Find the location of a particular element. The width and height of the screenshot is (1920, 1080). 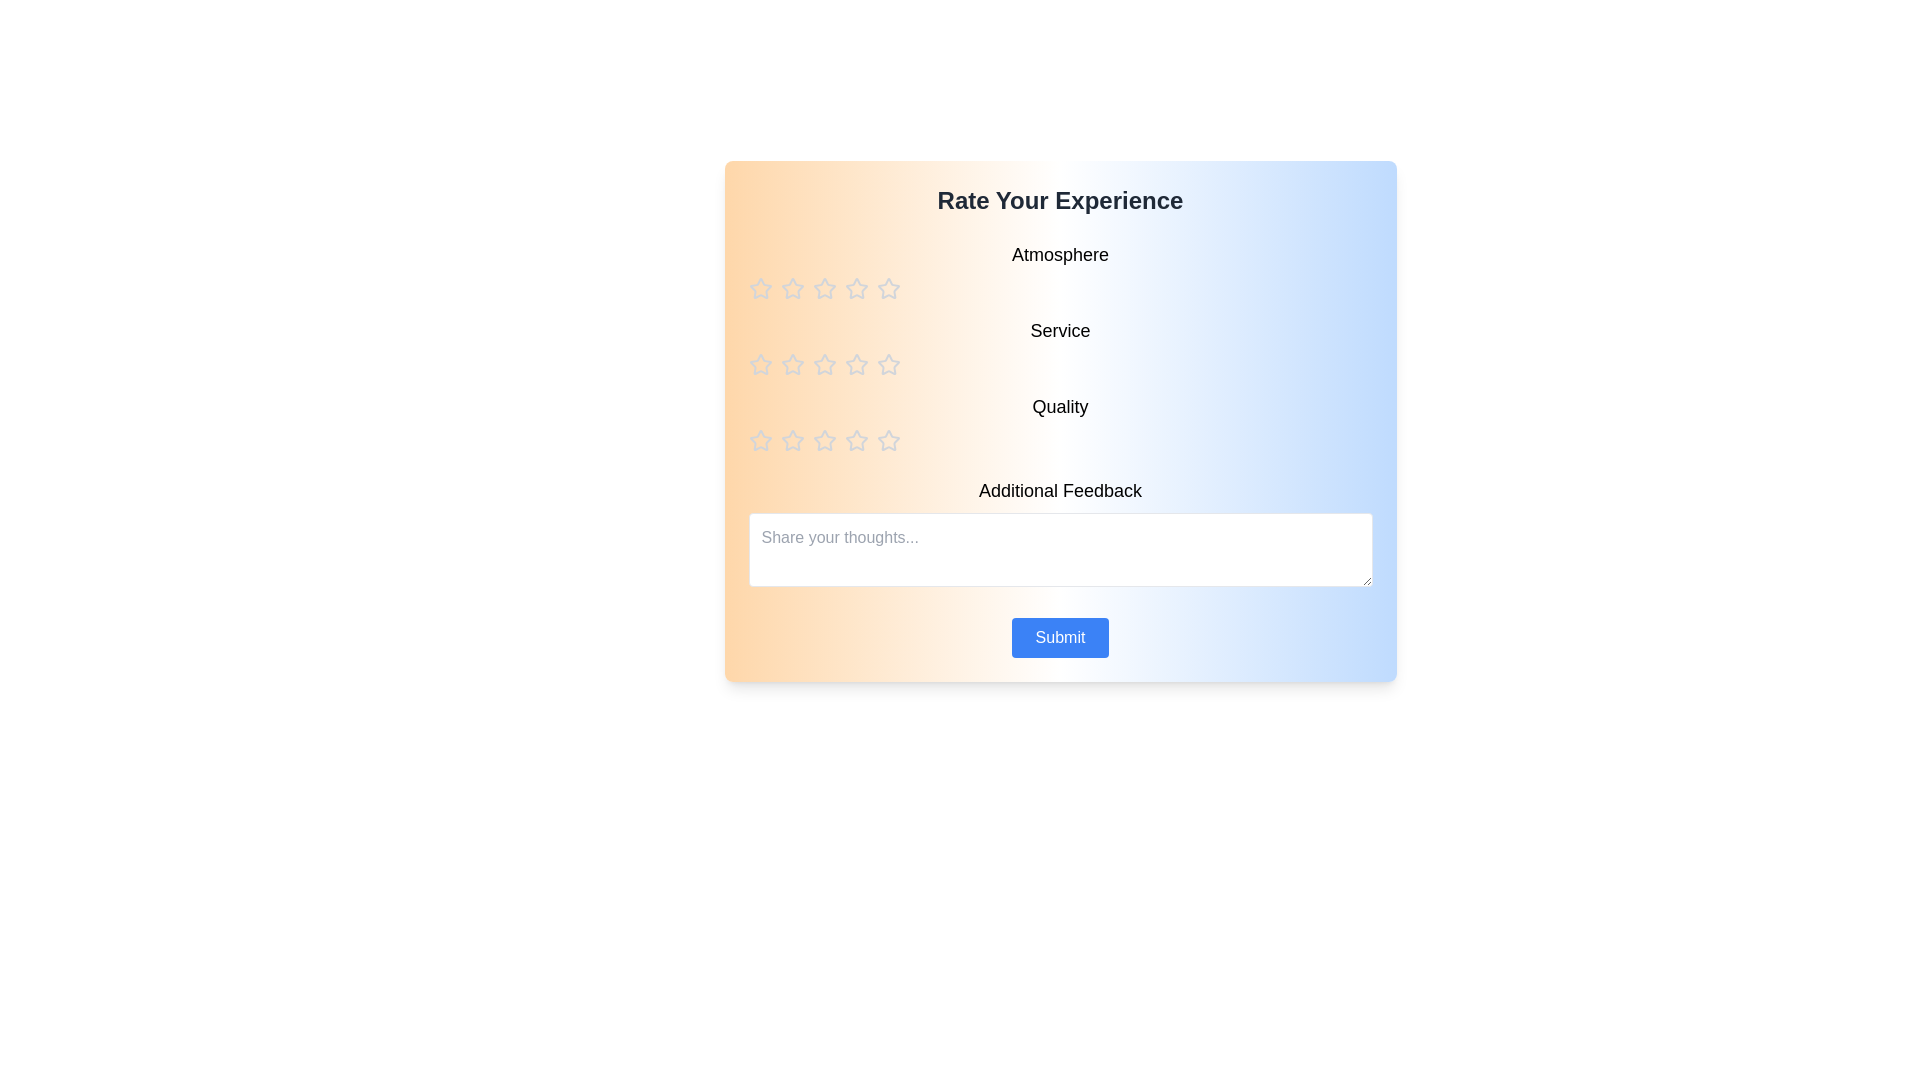

the star corresponding to the rating 1 for the category service is located at coordinates (759, 365).